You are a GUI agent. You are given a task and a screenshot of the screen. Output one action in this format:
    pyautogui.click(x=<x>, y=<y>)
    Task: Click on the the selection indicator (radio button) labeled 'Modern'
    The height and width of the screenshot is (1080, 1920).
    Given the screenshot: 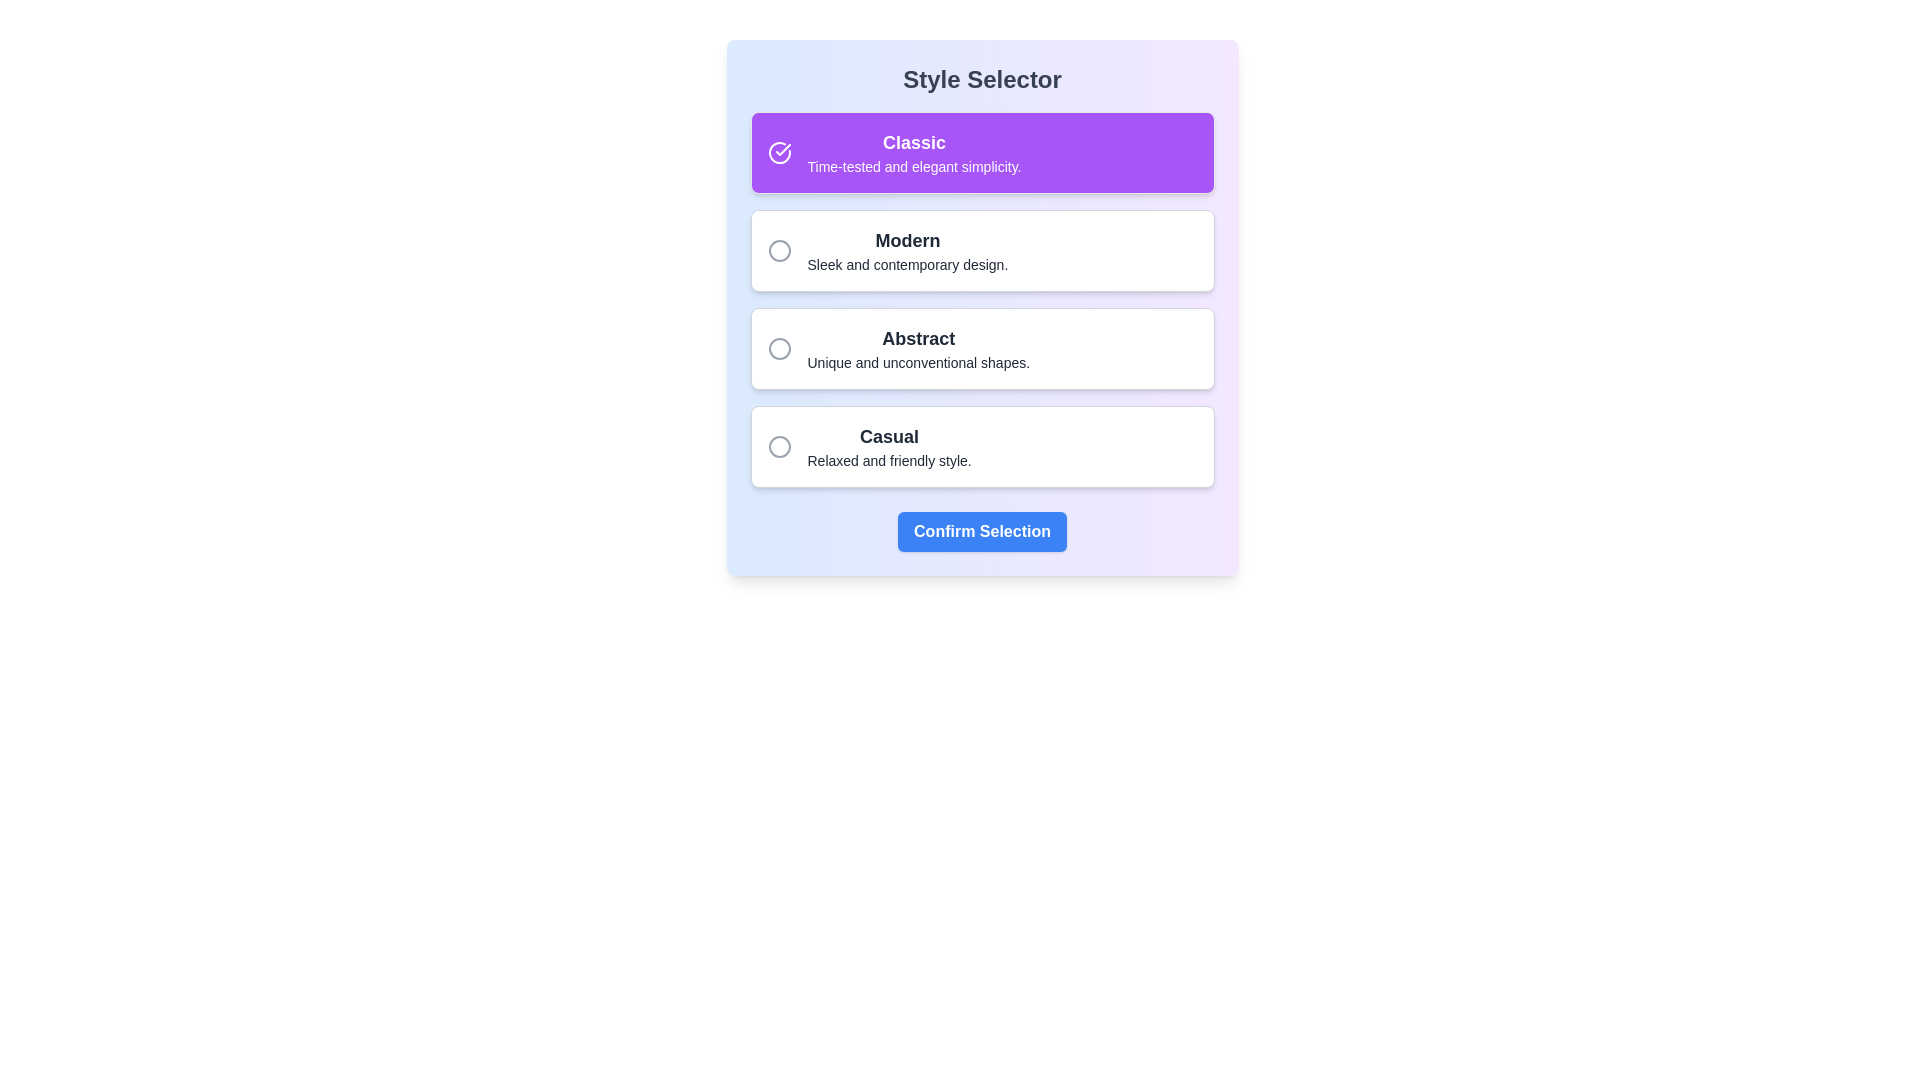 What is the action you would take?
    pyautogui.click(x=778, y=249)
    